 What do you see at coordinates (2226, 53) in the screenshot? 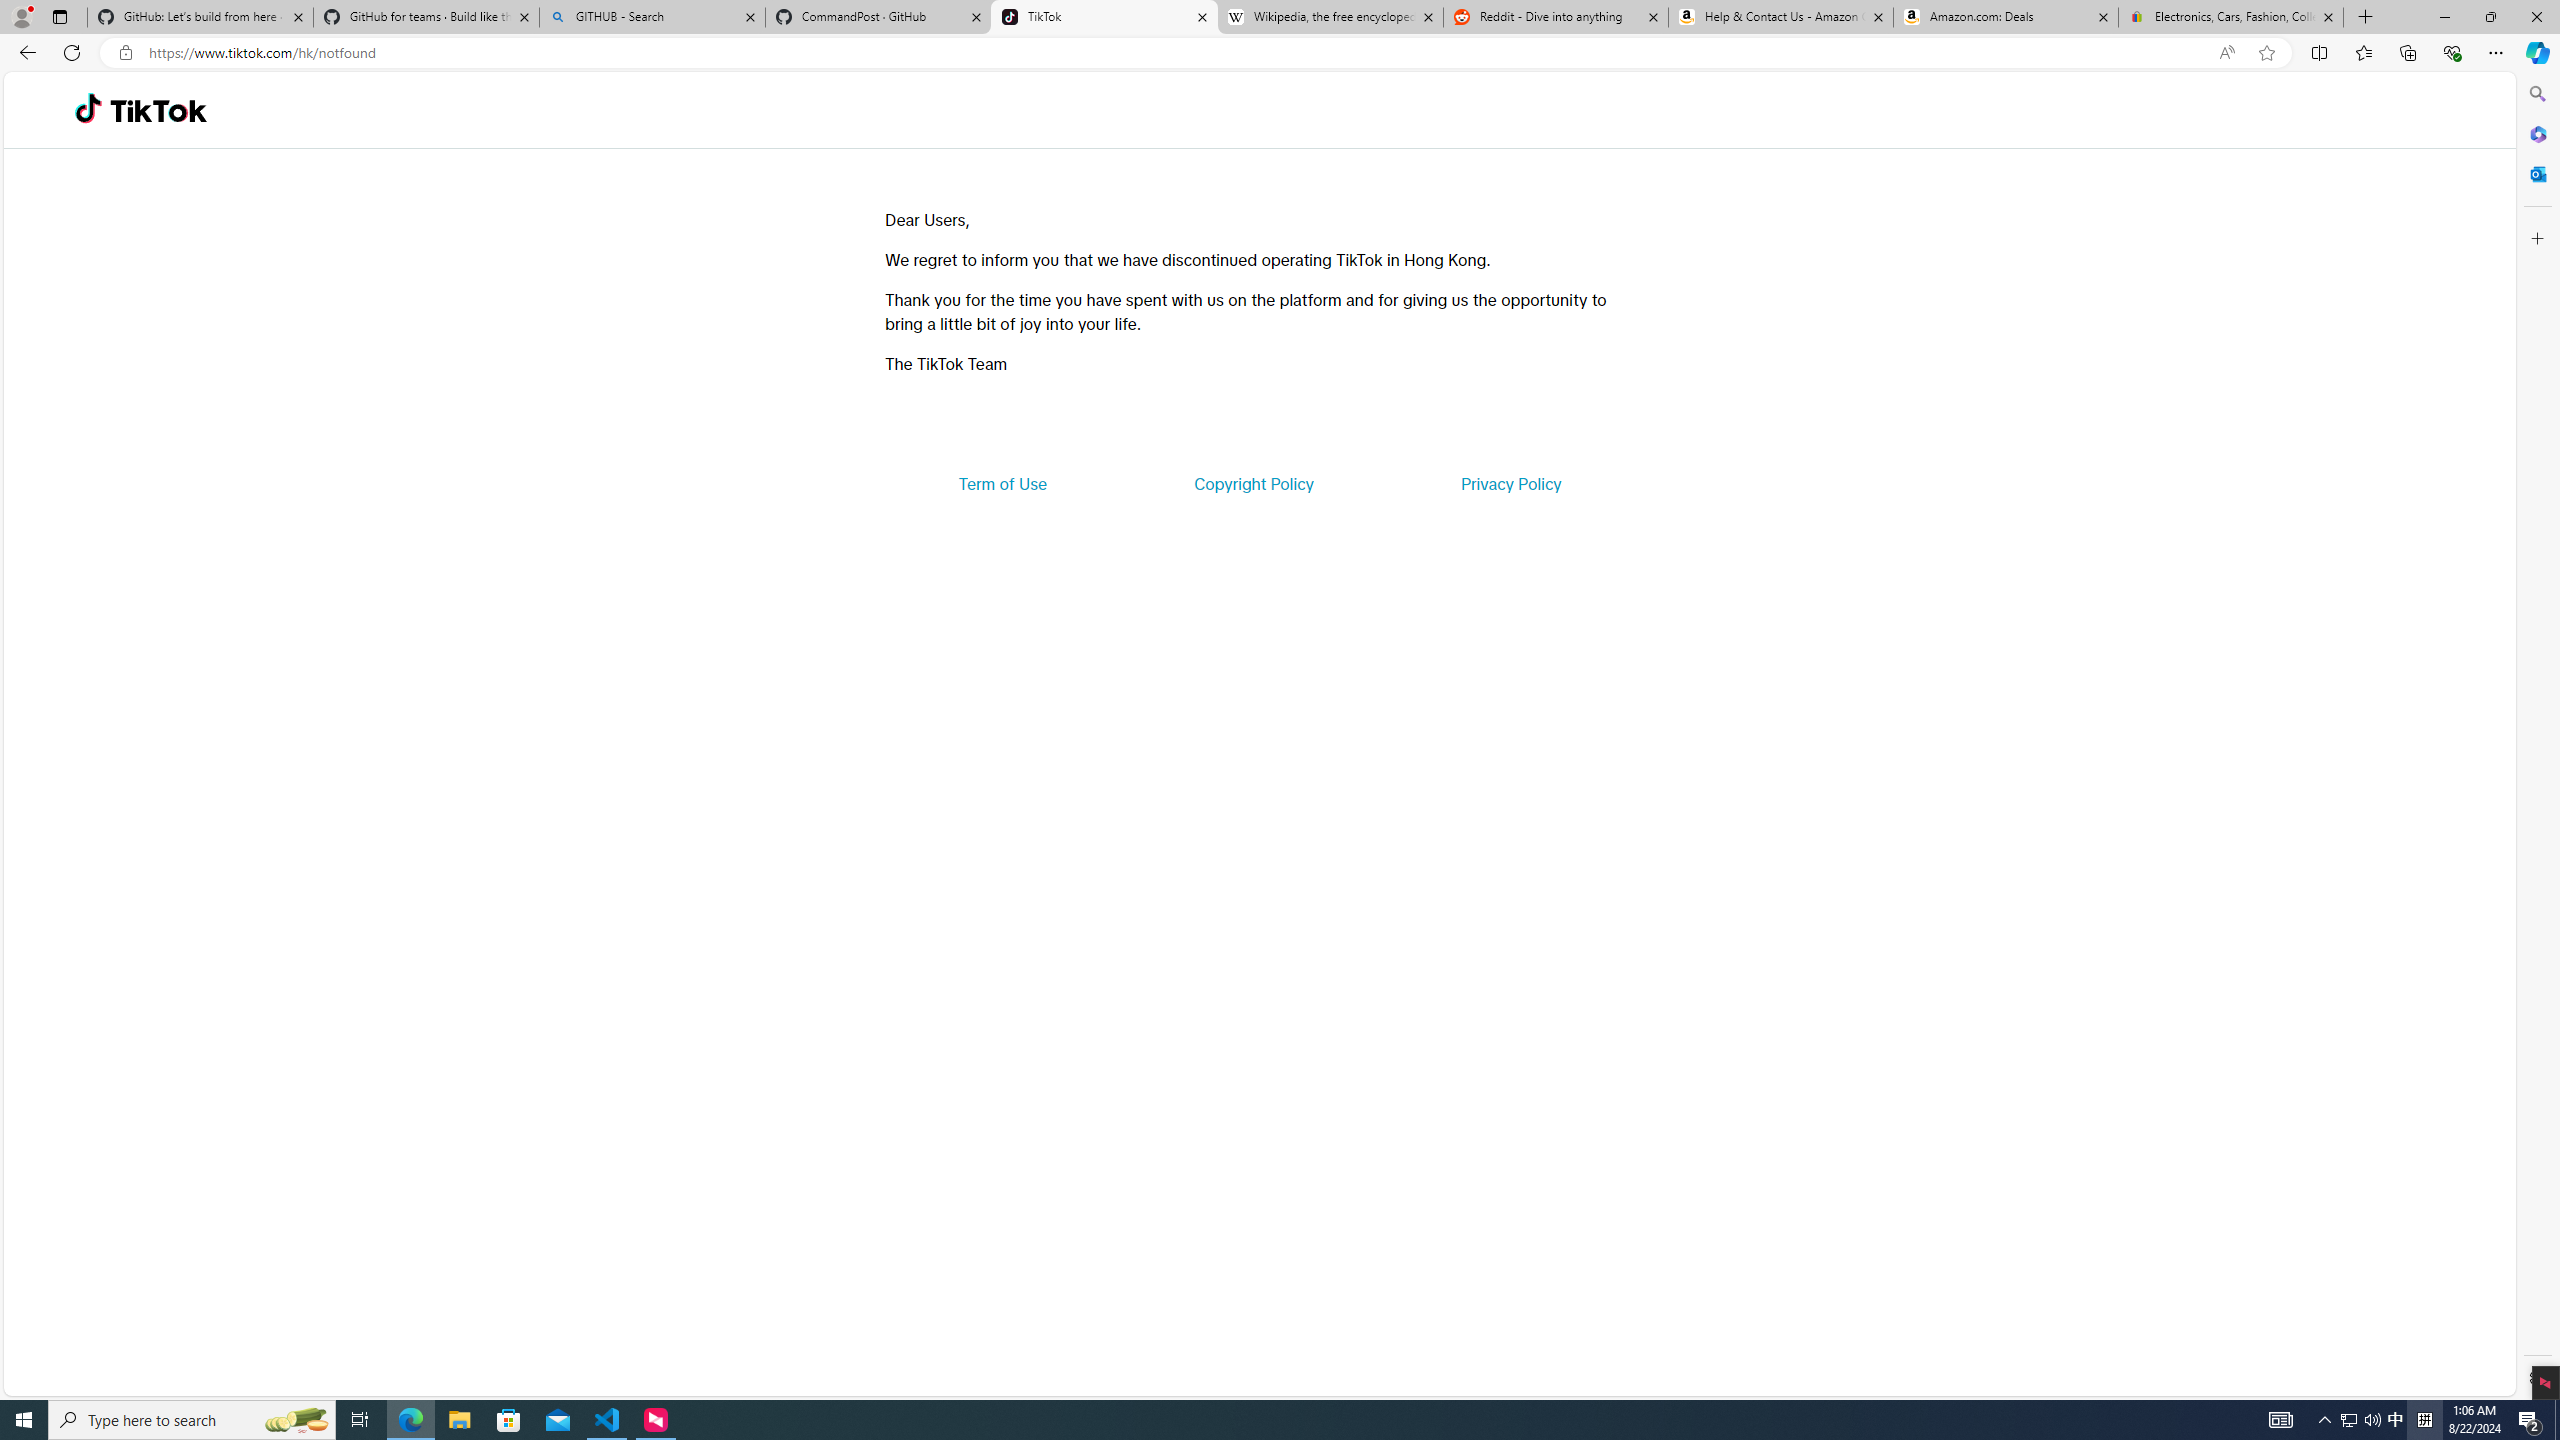
I see `'Read aloud this page (Ctrl+Shift+U)'` at bounding box center [2226, 53].